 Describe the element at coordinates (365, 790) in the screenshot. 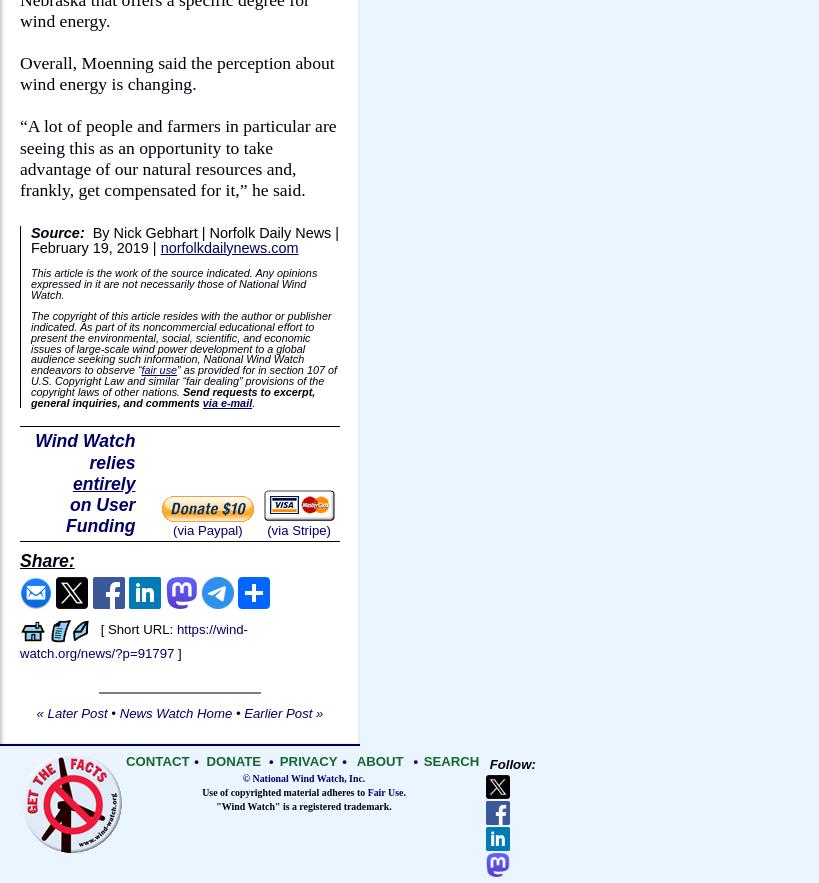

I see `'Fair Use'` at that location.